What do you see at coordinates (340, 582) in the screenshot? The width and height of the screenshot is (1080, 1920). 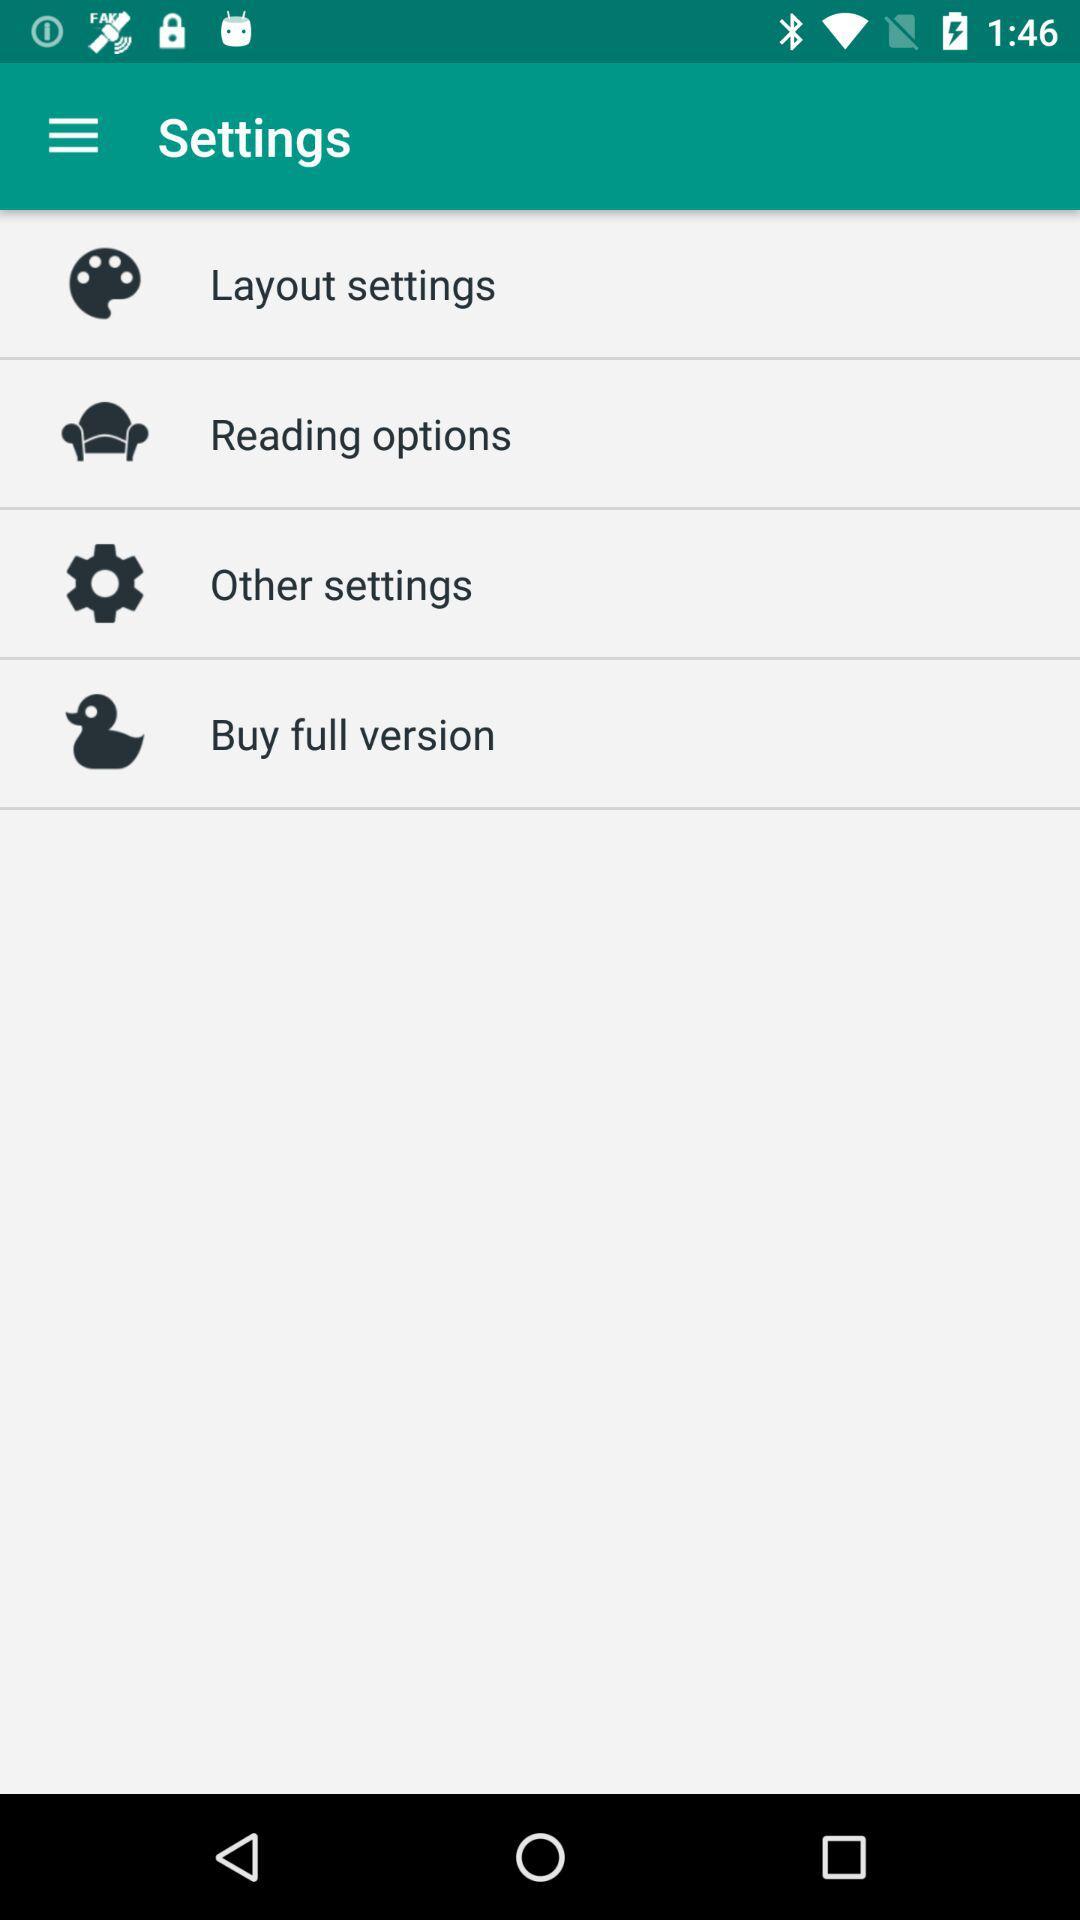 I see `the icon below the reading options` at bounding box center [340, 582].